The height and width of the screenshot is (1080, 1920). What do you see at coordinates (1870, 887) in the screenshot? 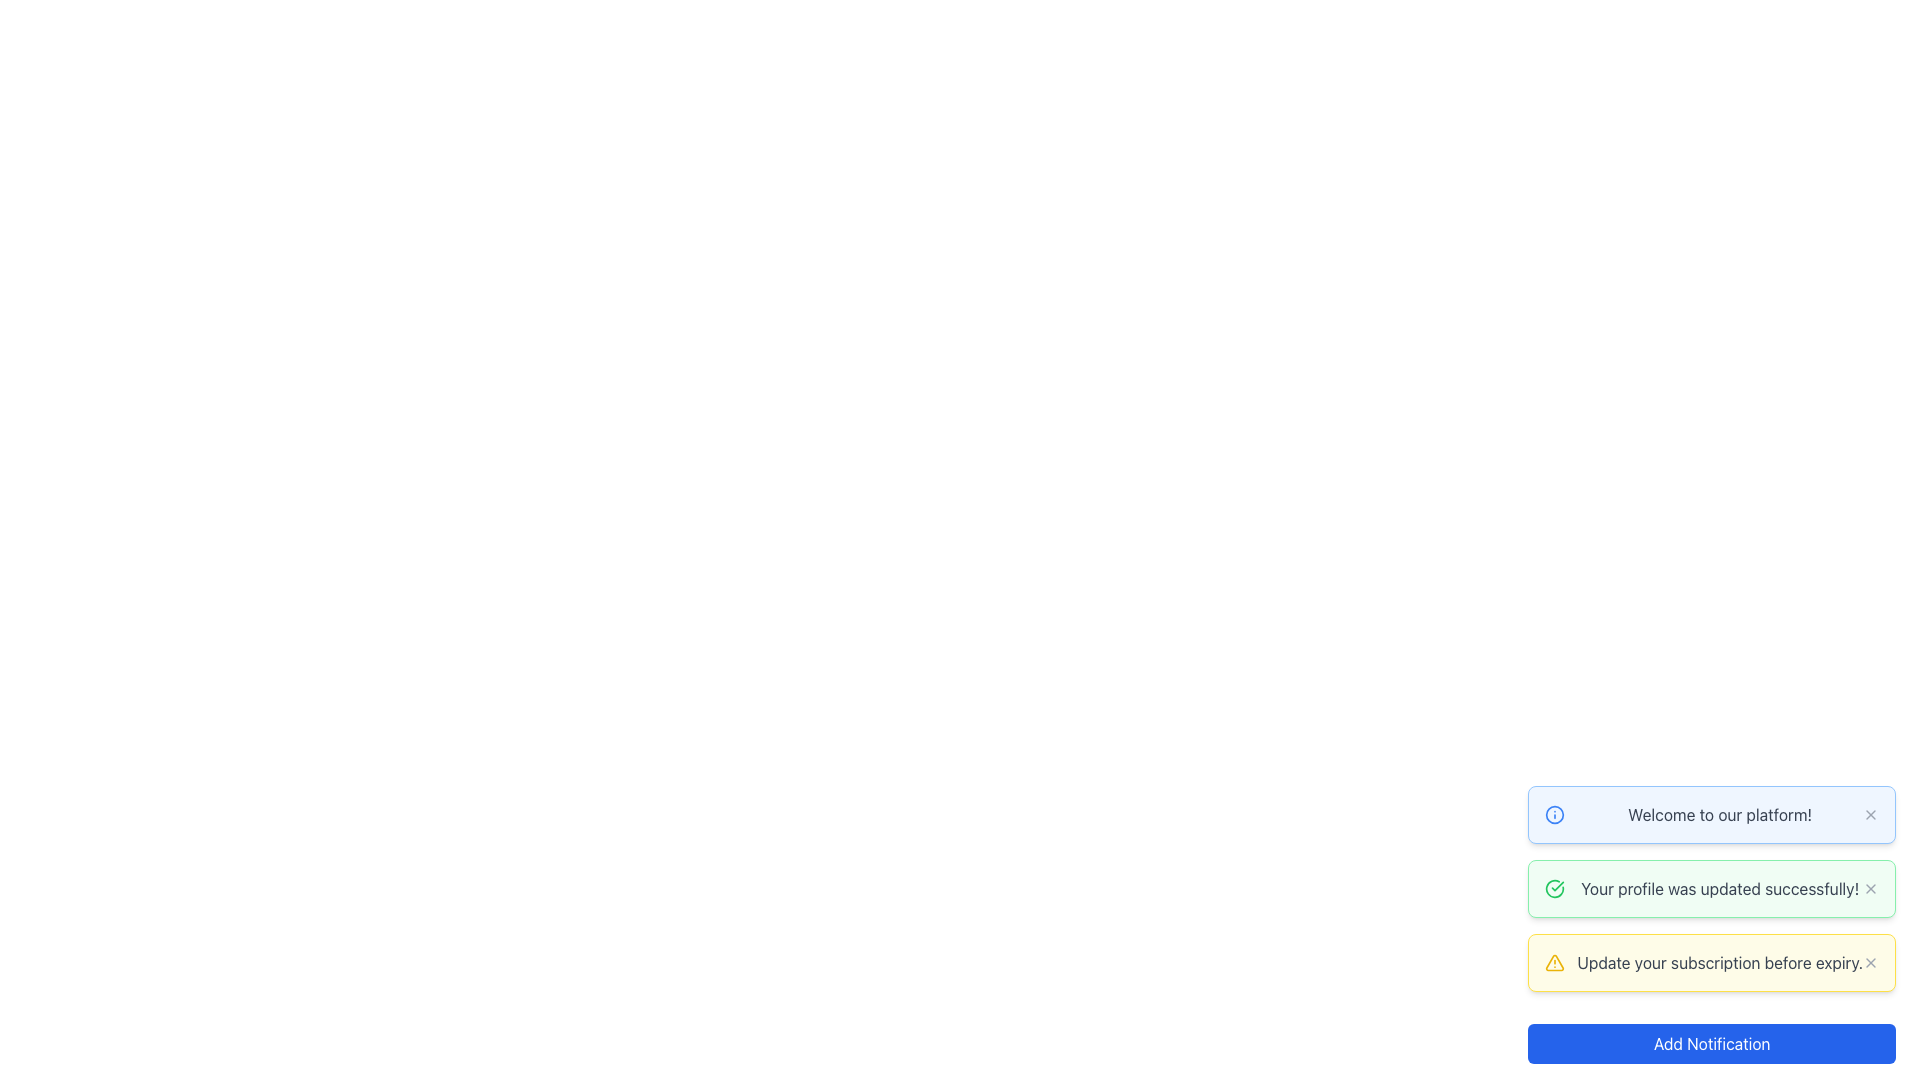
I see `the close button represented by an 'X' icon in the notification box titled 'Your profile was updated successfully!'` at bounding box center [1870, 887].